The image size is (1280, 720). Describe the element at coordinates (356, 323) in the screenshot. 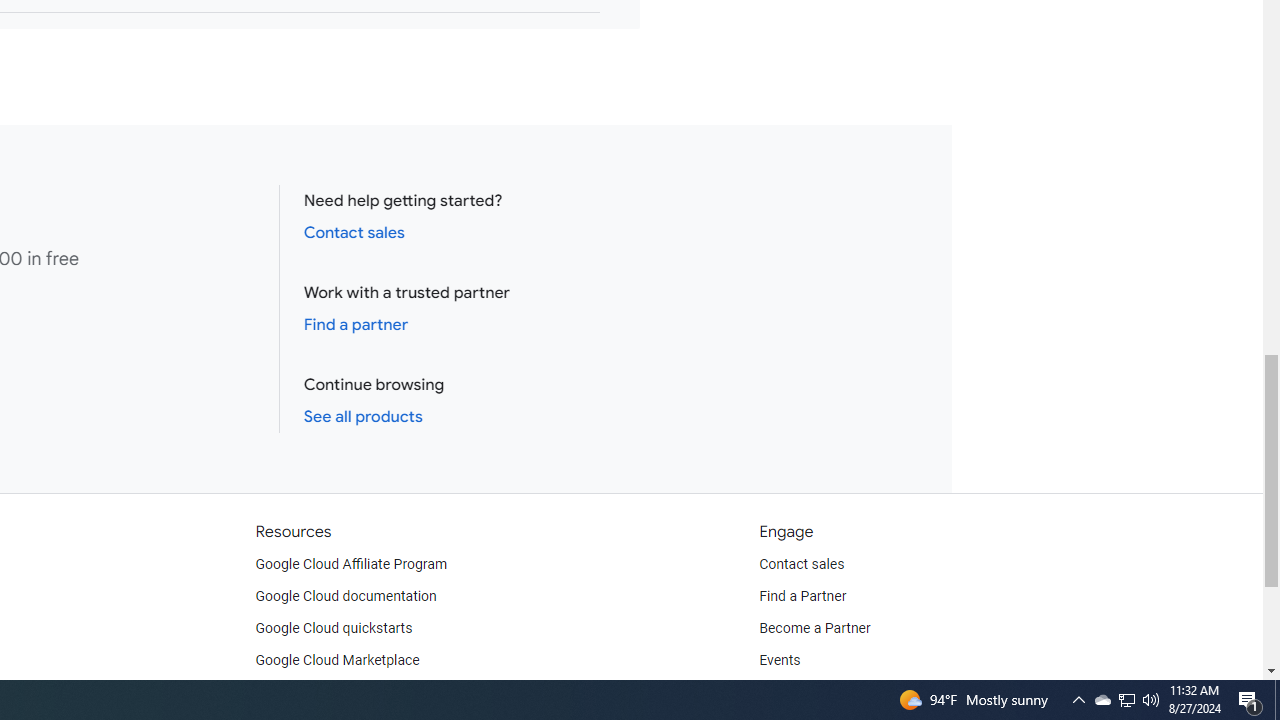

I see `'Find a partner'` at that location.